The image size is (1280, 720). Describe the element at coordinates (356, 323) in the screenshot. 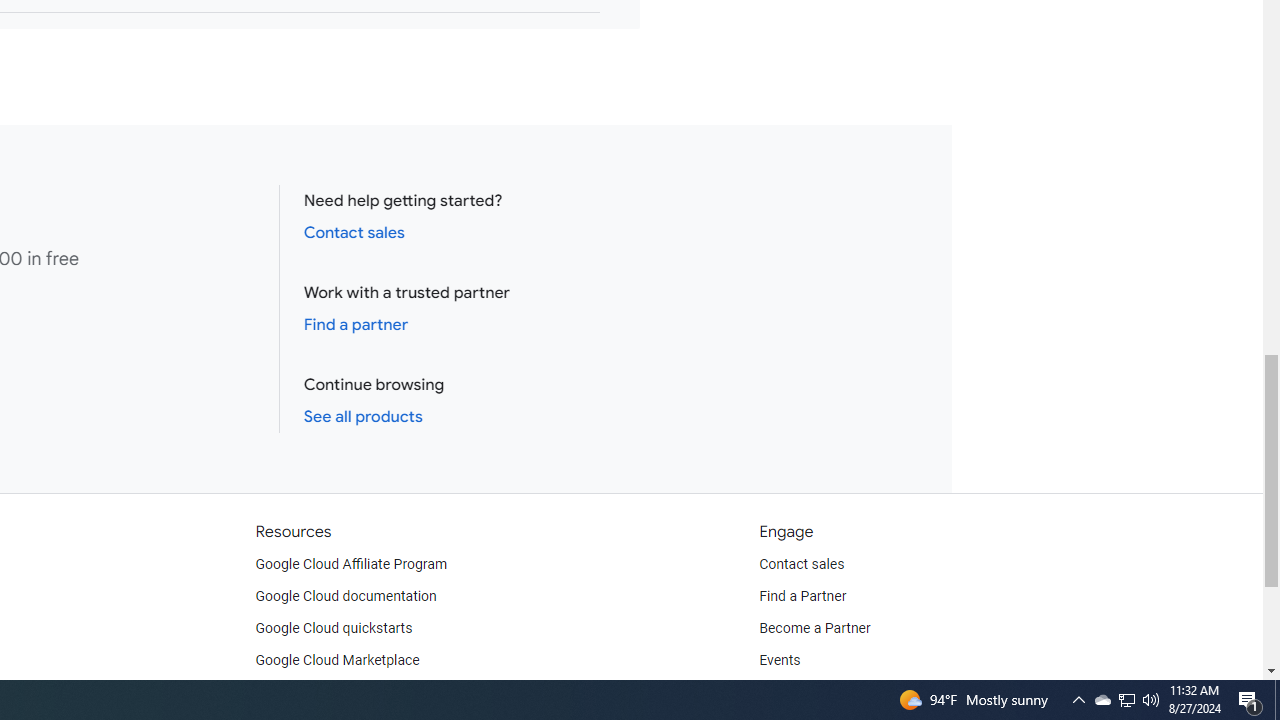

I see `'Find a partner'` at that location.